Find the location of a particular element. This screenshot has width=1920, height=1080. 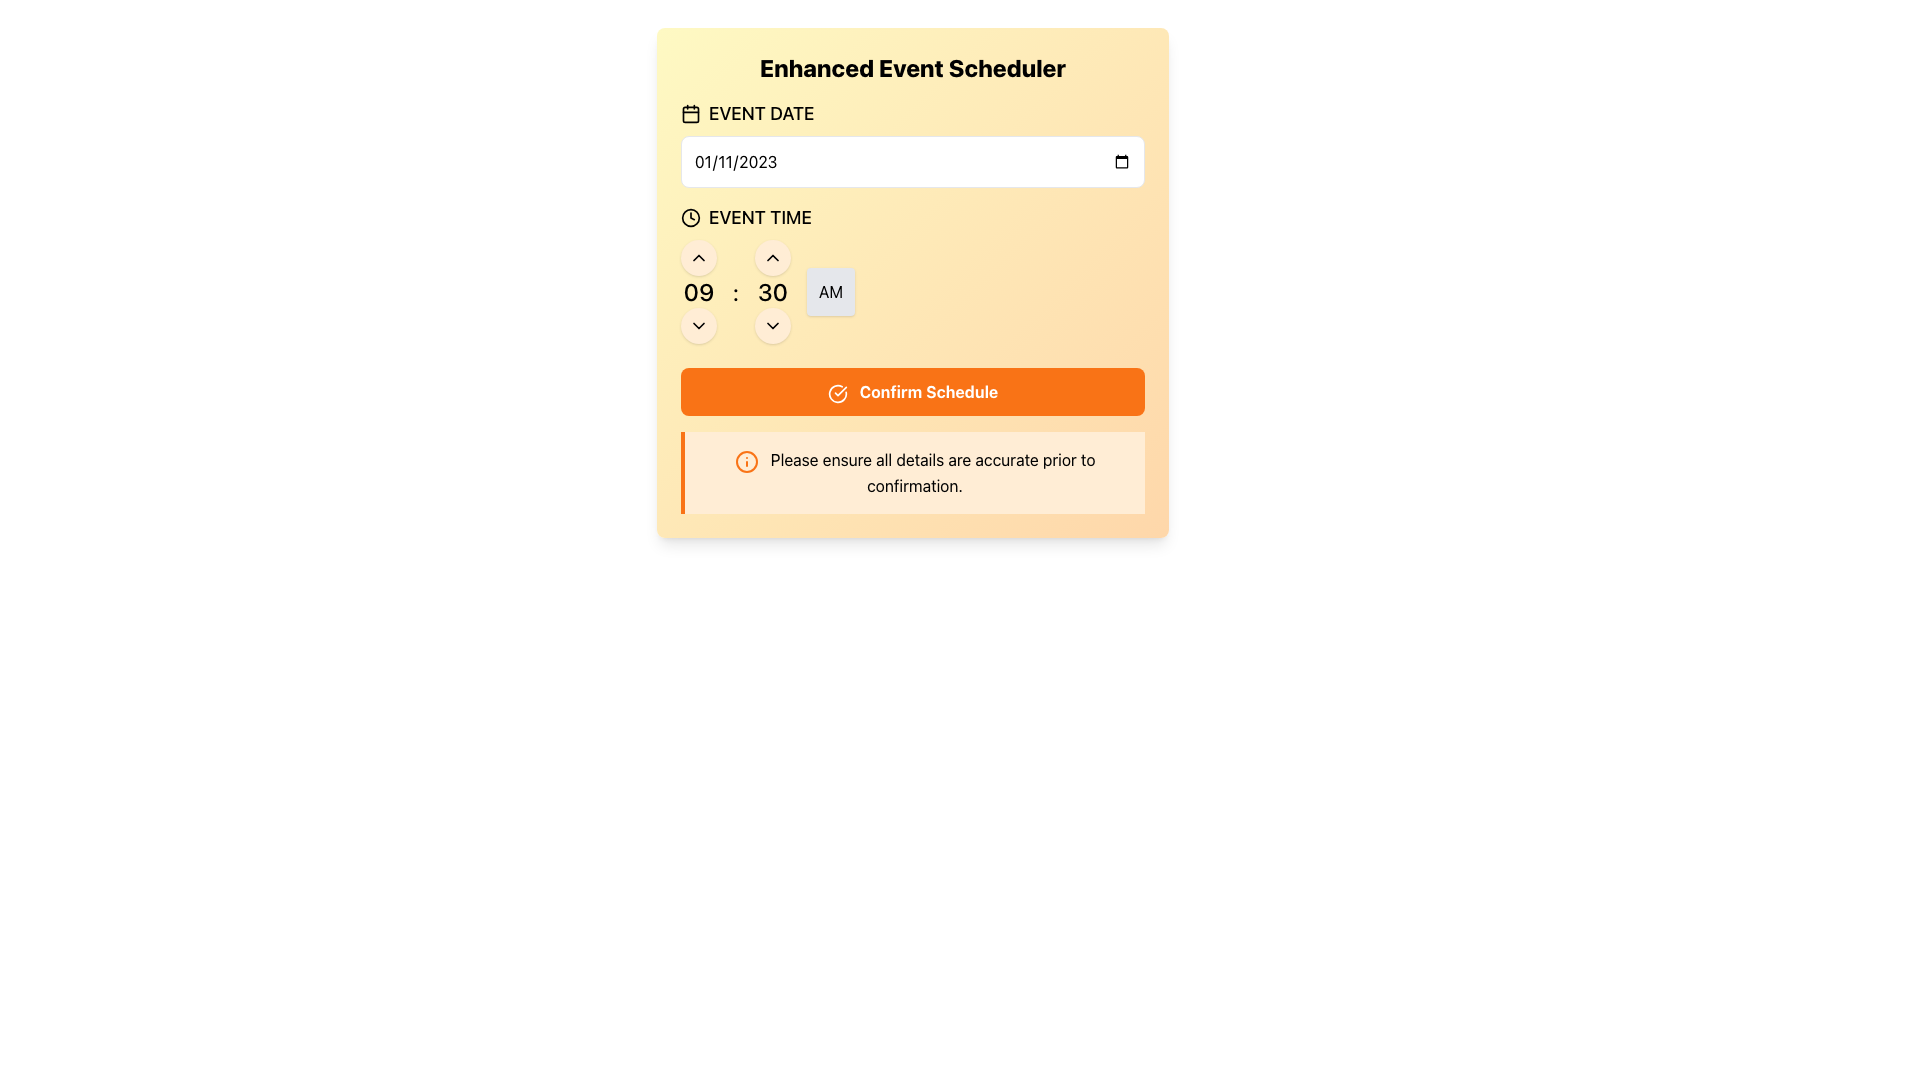

the static text display that shows the currently selected hour in the event scheduling interface, located to the left of the ':' separator in the time selection section is located at coordinates (699, 292).